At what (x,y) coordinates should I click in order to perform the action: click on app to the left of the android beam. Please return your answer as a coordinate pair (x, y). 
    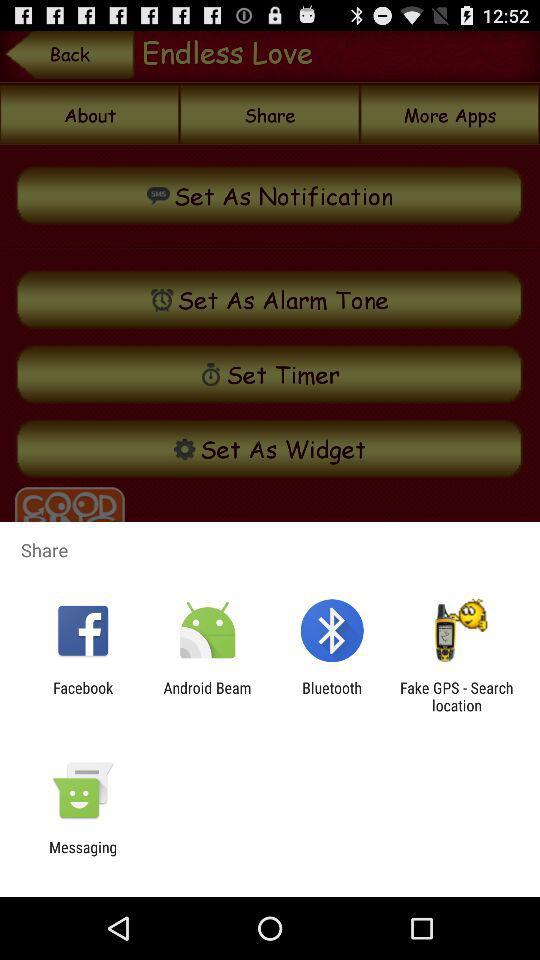
    Looking at the image, I should click on (82, 696).